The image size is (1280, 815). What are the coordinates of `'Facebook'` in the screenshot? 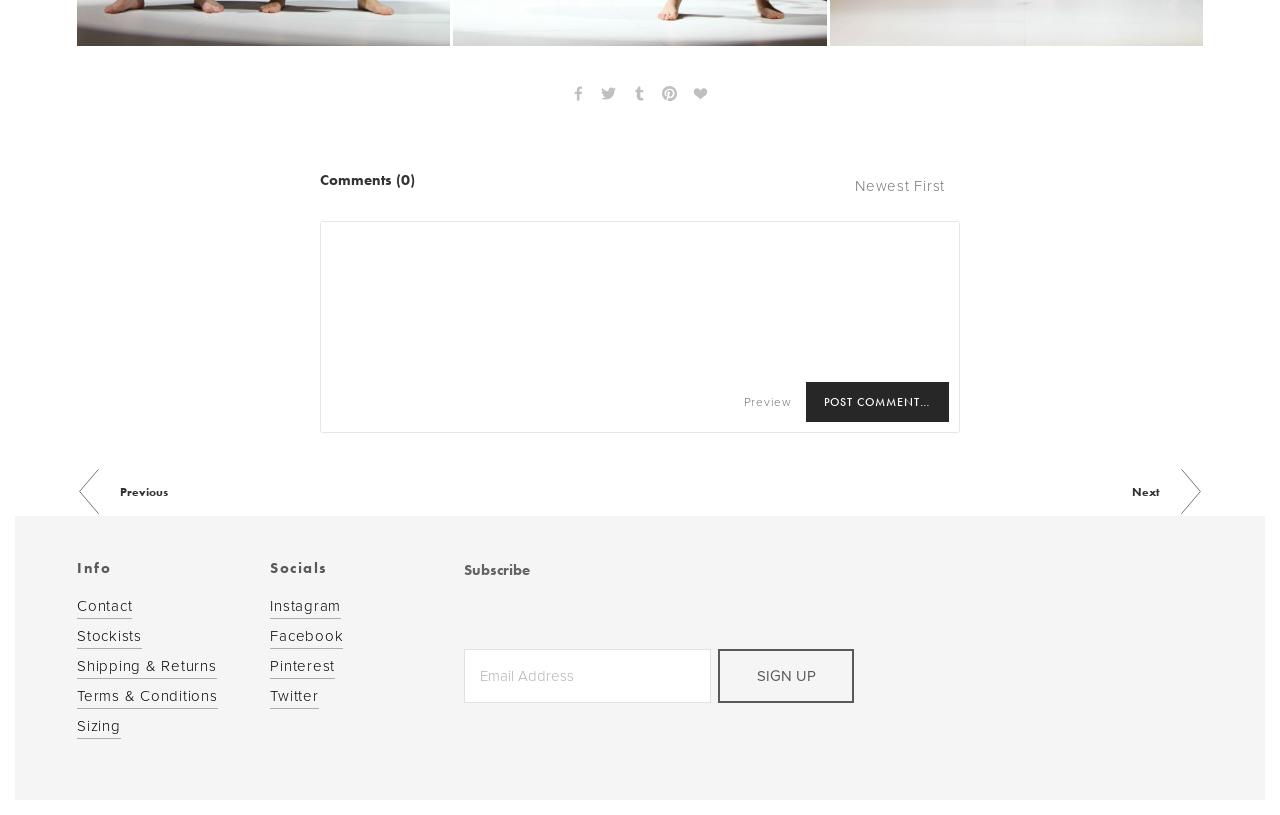 It's located at (305, 633).